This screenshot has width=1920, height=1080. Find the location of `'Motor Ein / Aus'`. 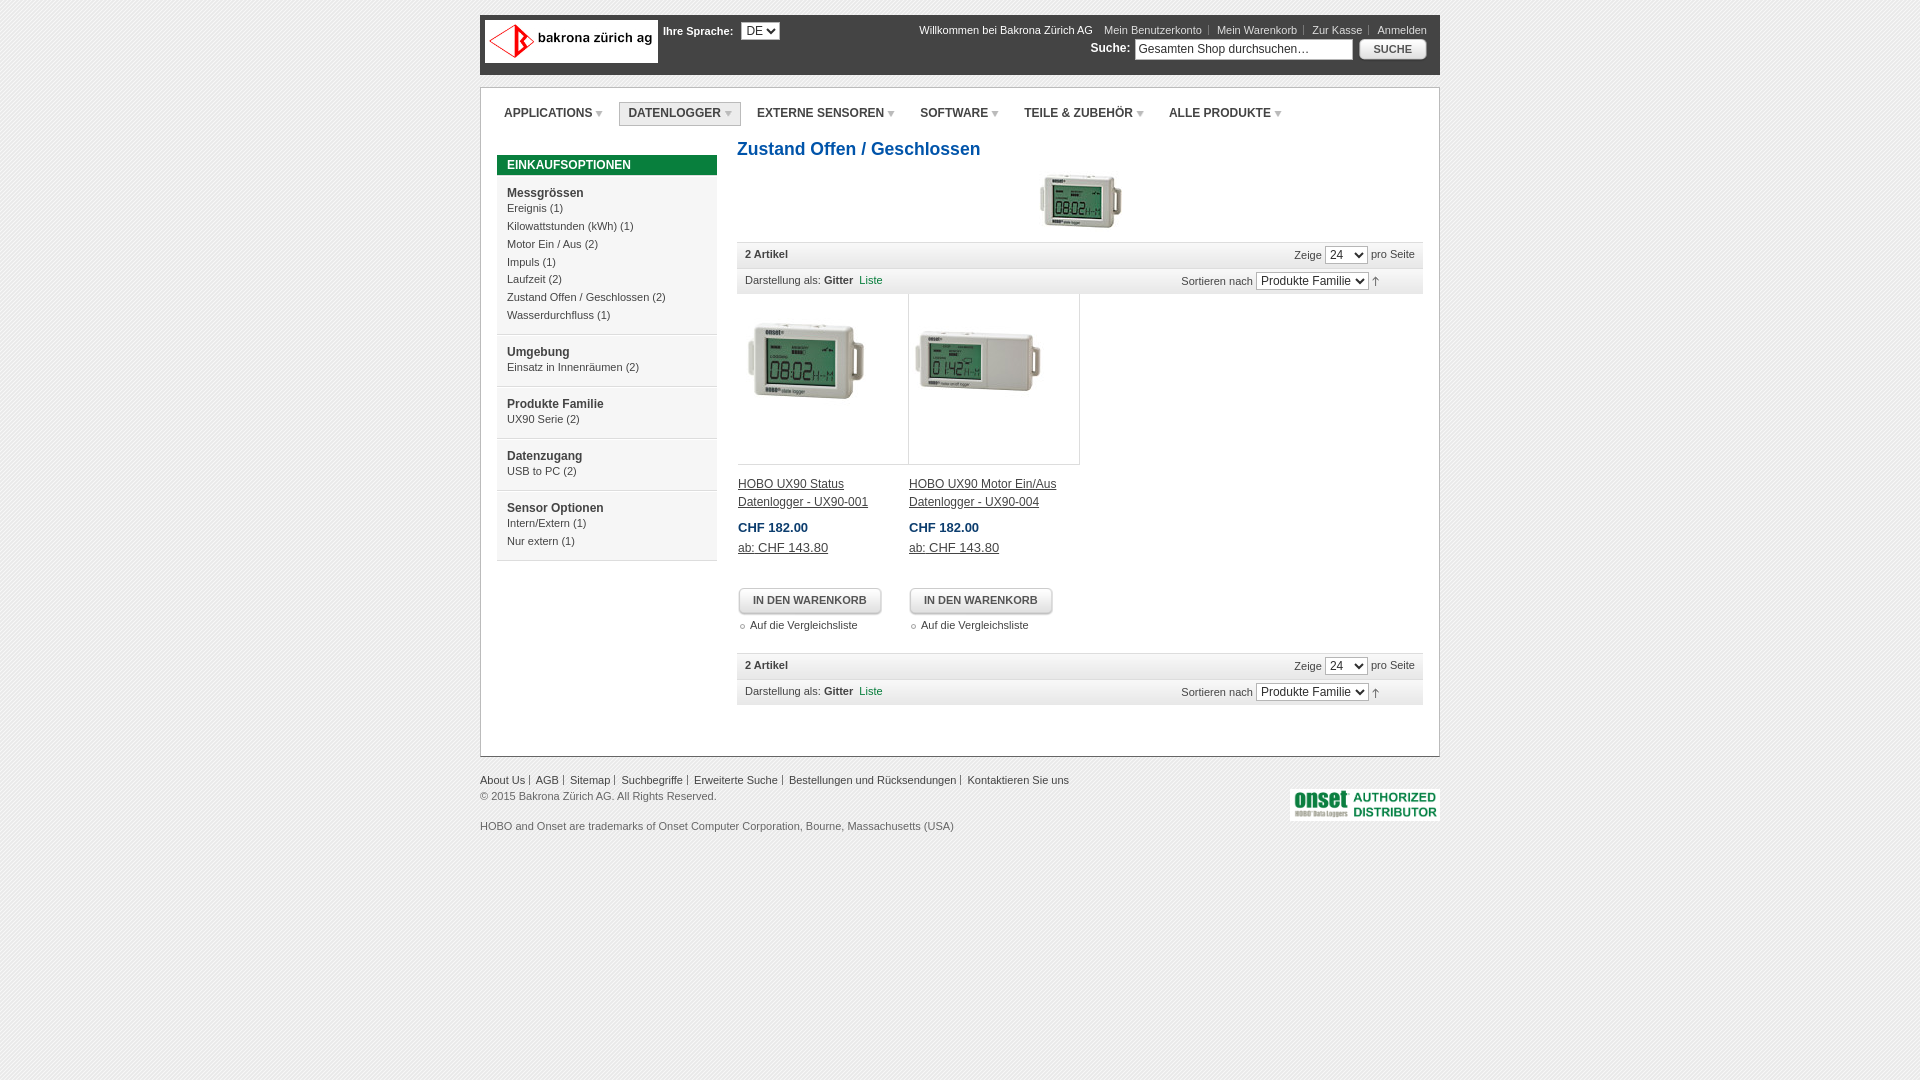

'Motor Ein / Aus' is located at coordinates (544, 242).